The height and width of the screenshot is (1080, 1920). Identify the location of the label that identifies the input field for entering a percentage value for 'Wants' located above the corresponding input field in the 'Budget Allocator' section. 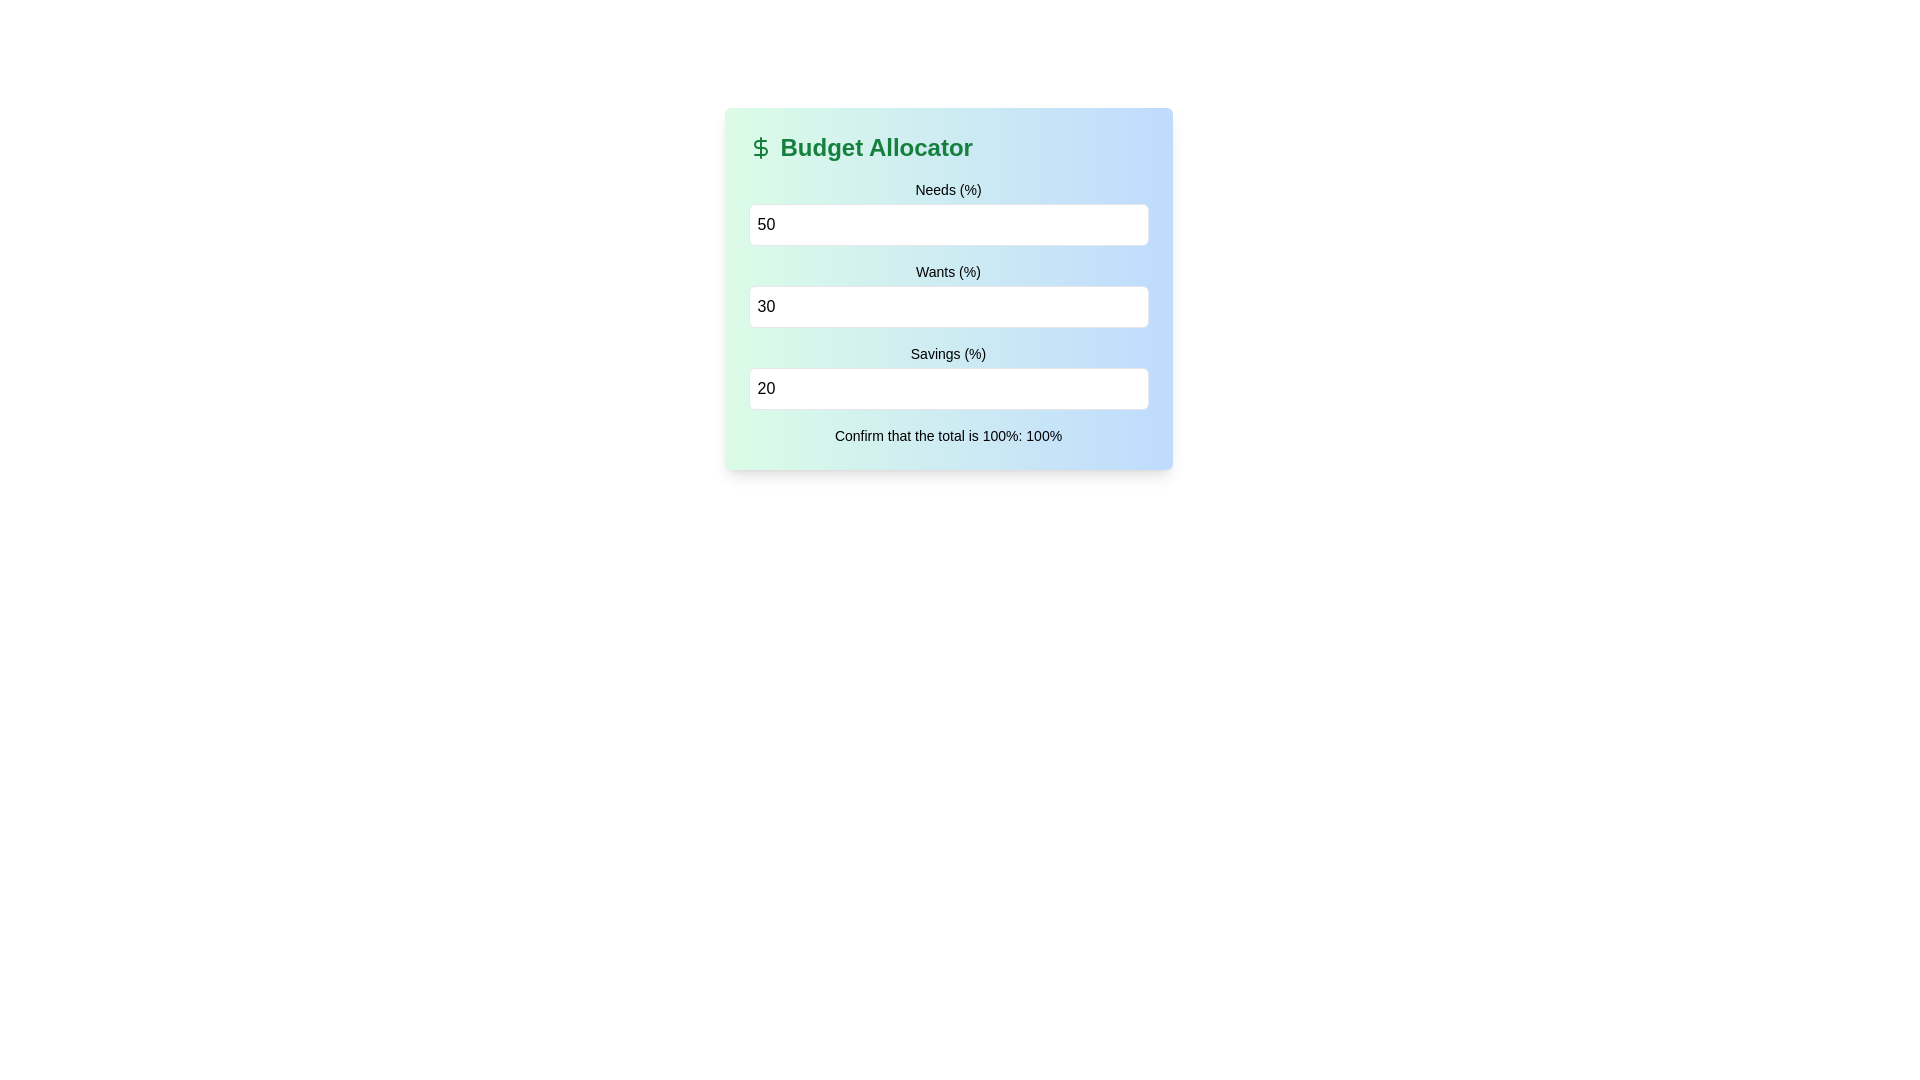
(947, 272).